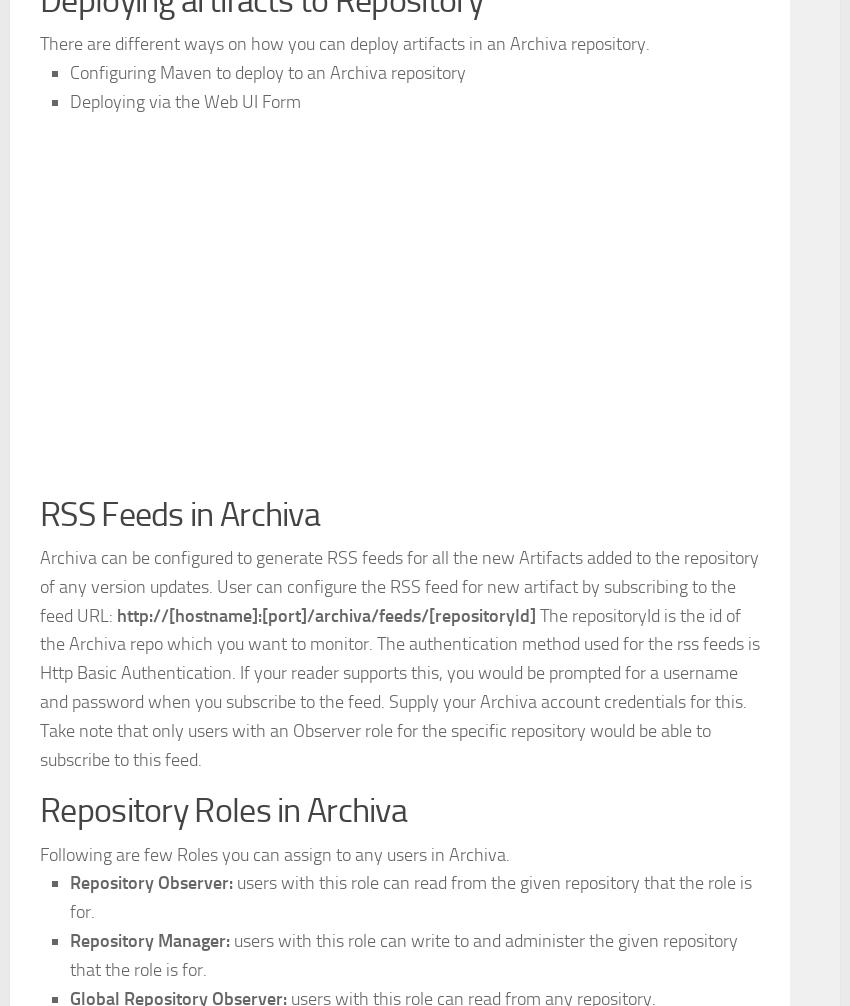 Image resolution: width=850 pixels, height=1006 pixels. Describe the element at coordinates (187, 78) in the screenshot. I see `'{archiva-user}'` at that location.